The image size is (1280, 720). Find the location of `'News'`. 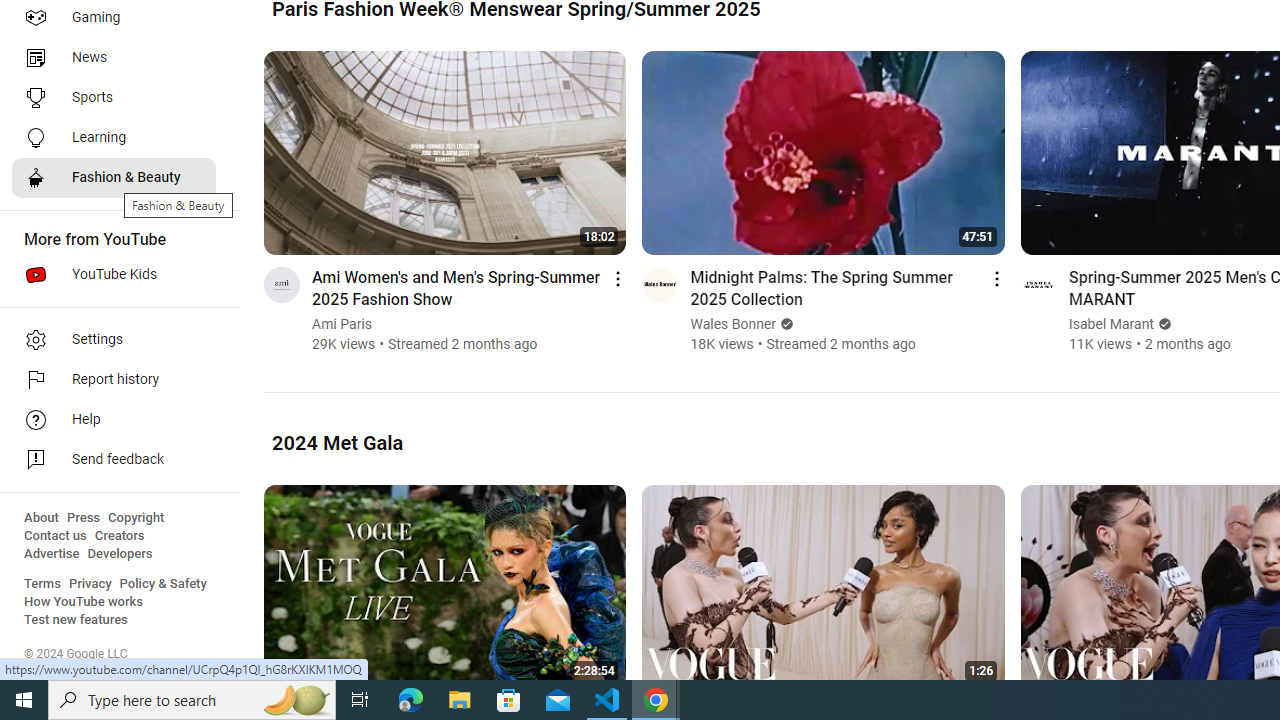

'News' is located at coordinates (112, 56).